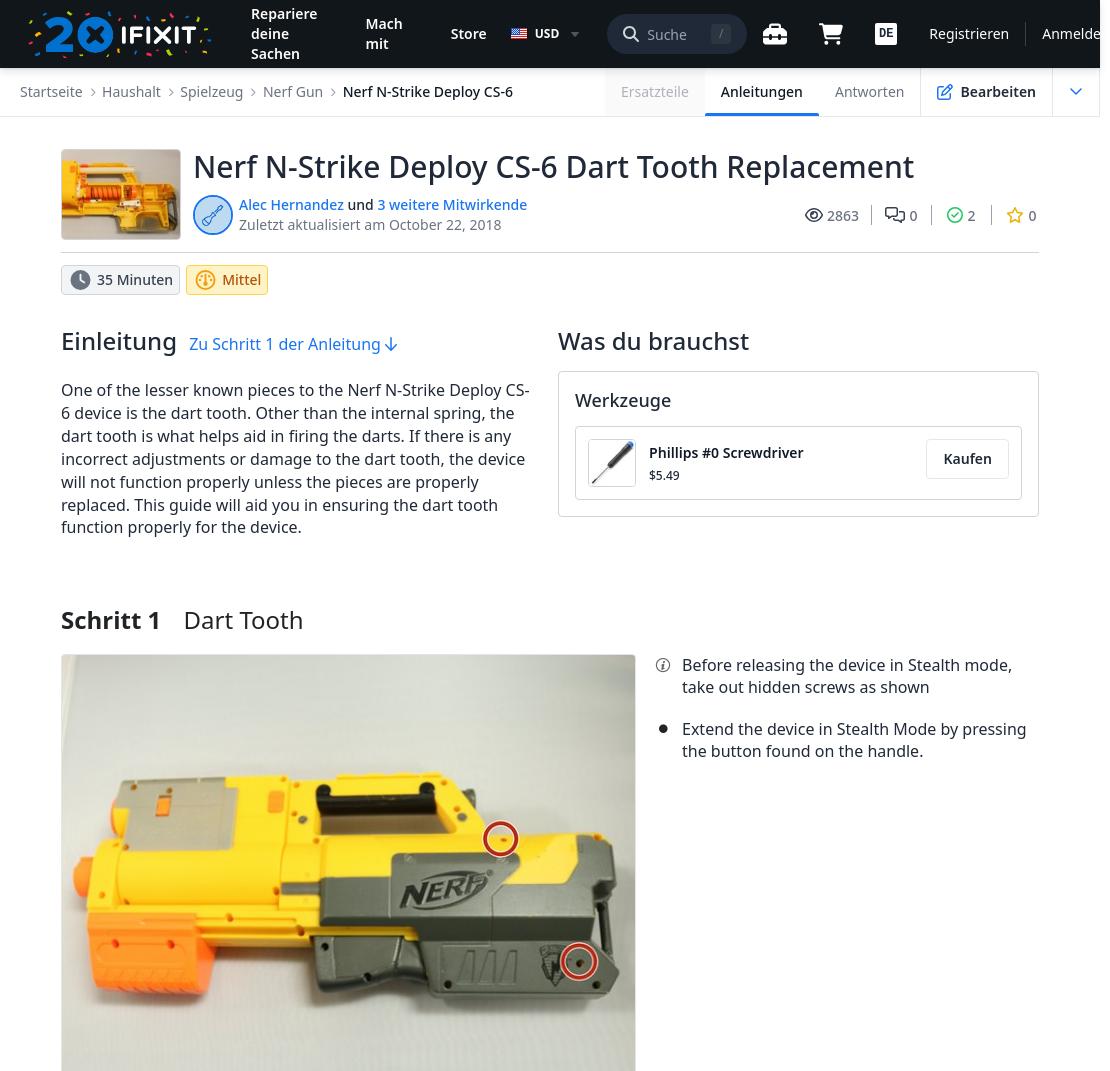 This screenshot has width=1110, height=1071. Describe the element at coordinates (968, 32) in the screenshot. I see `'Registrieren'` at that location.